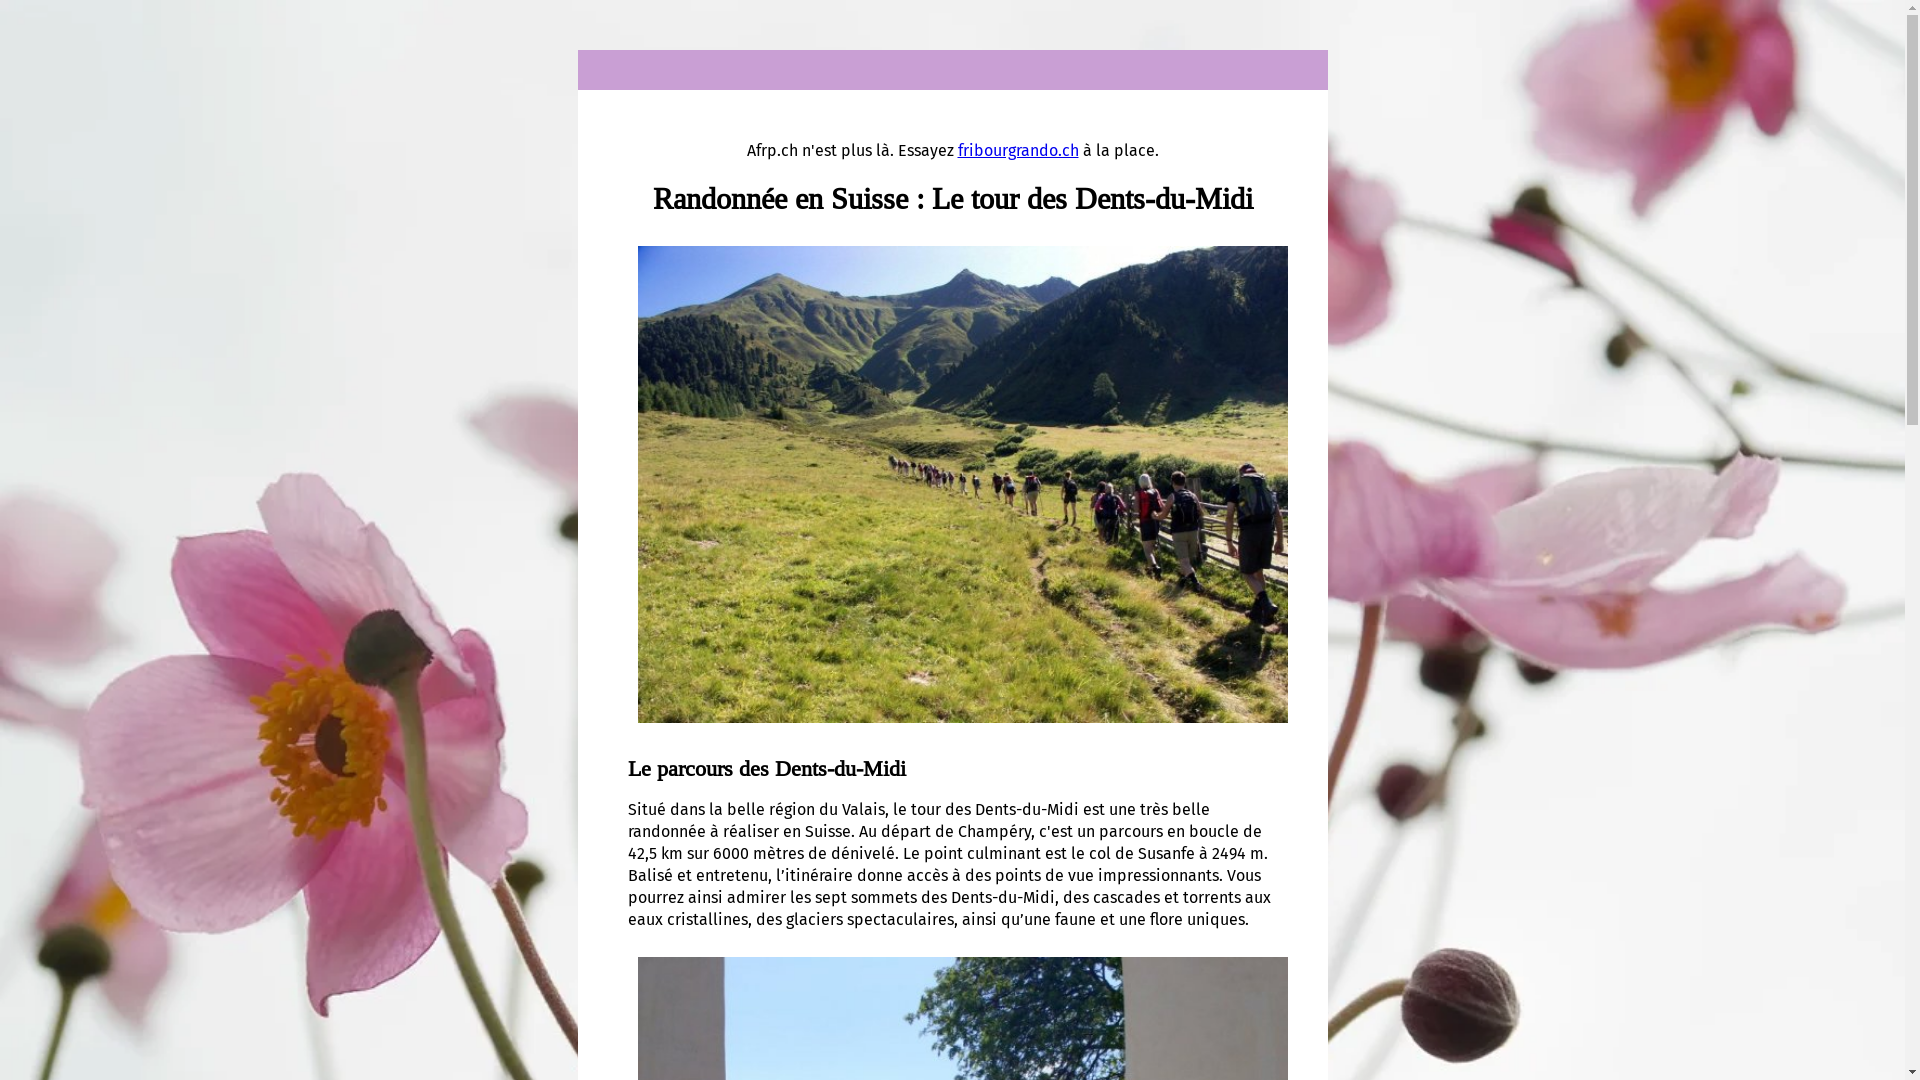 The width and height of the screenshot is (1920, 1080). Describe the element at coordinates (957, 149) in the screenshot. I see `'fribourgrando.ch'` at that location.